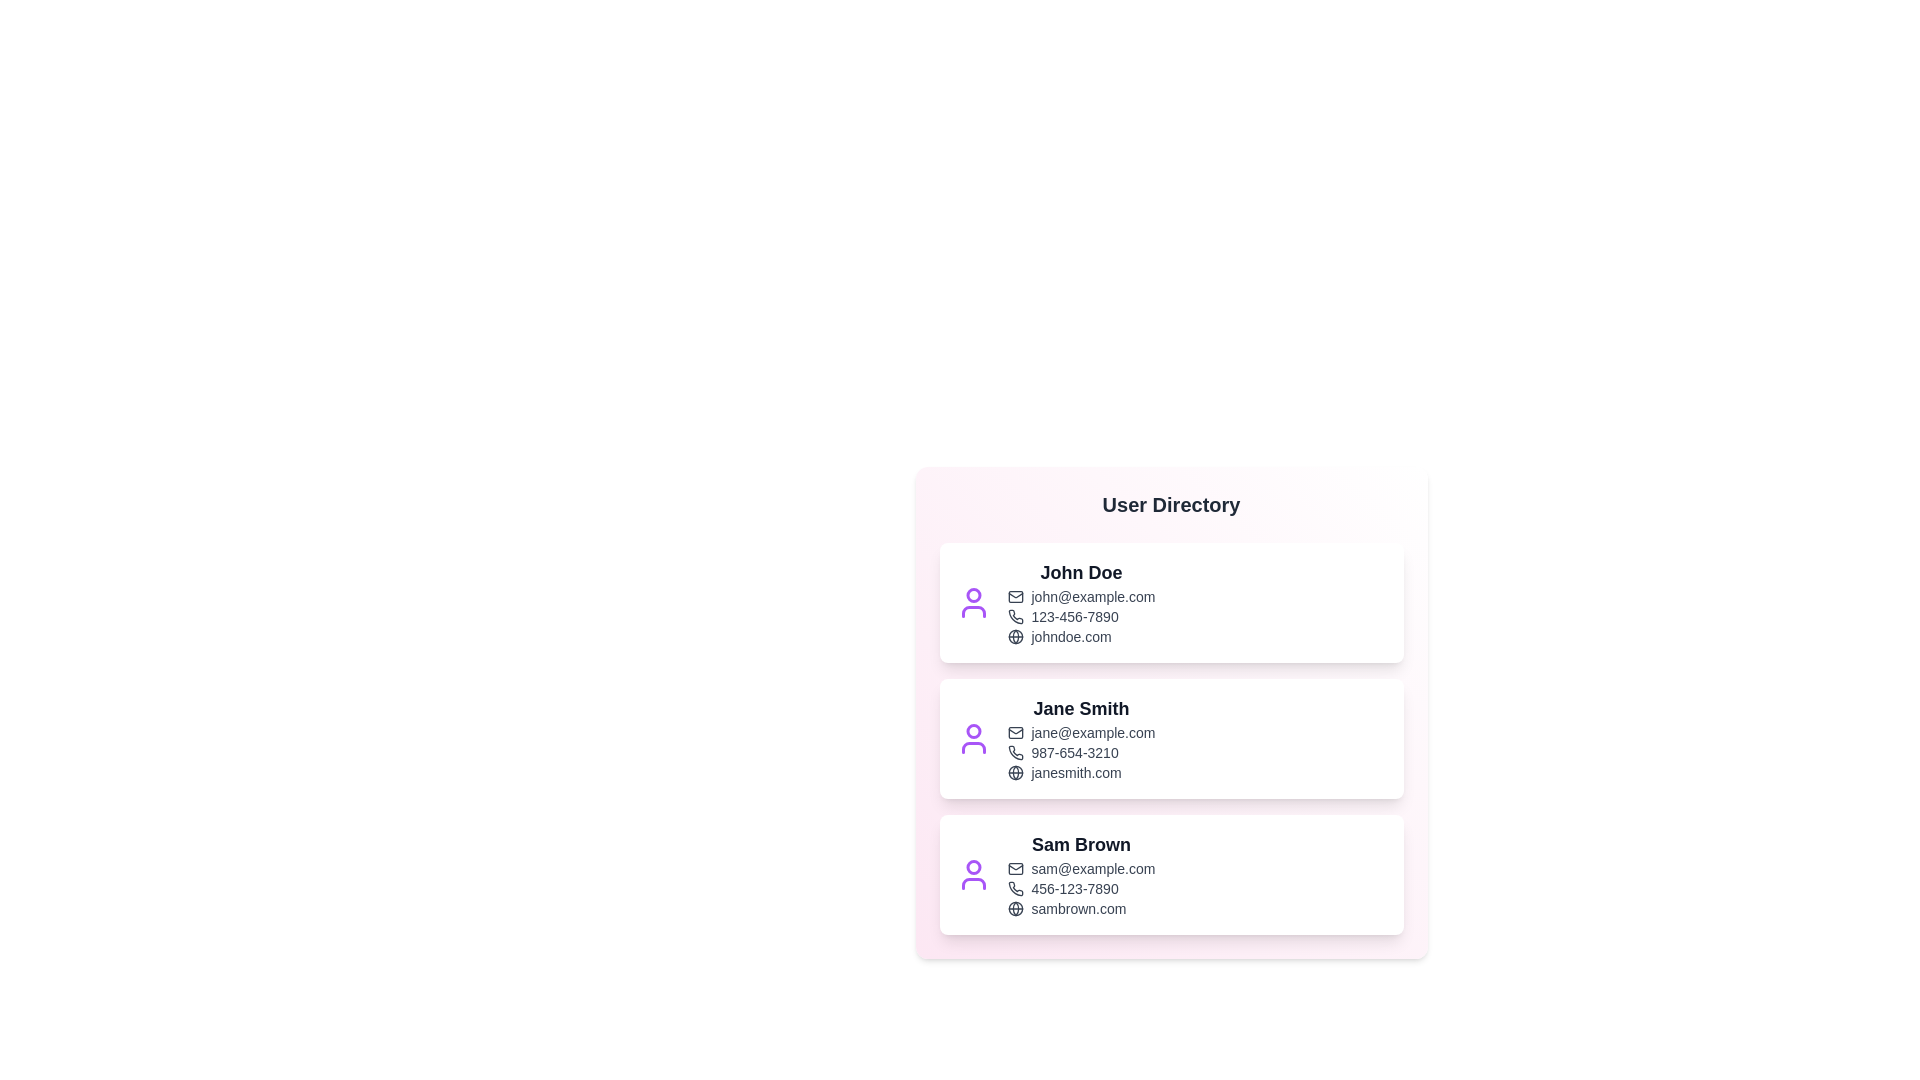  Describe the element at coordinates (1080, 616) in the screenshot. I see `the phone number of John Doe` at that location.